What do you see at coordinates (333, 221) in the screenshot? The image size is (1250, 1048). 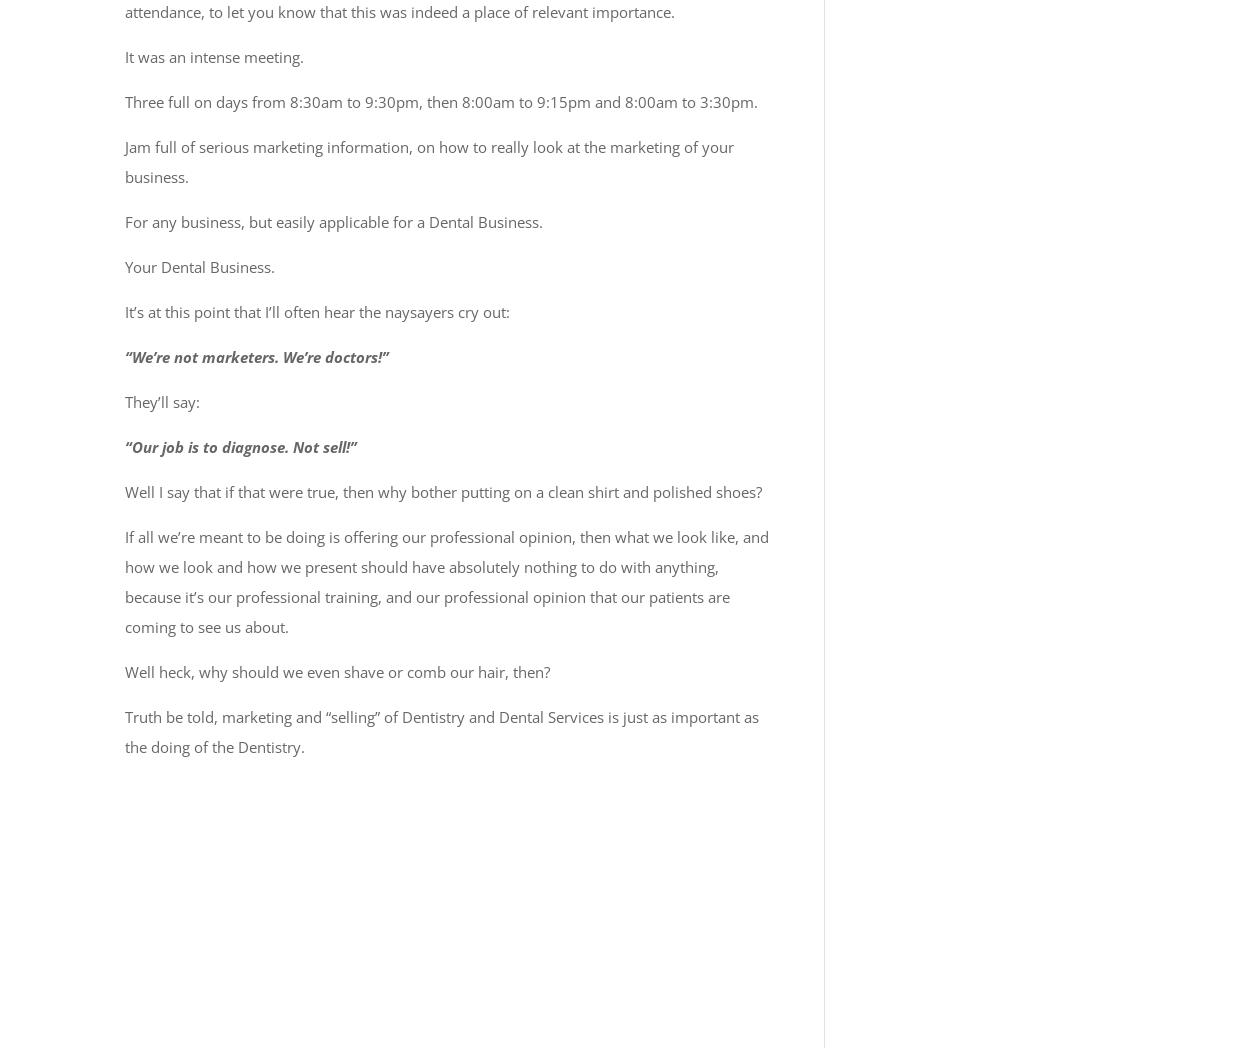 I see `'For any business, but easily applicable for a Dental Business.'` at bounding box center [333, 221].